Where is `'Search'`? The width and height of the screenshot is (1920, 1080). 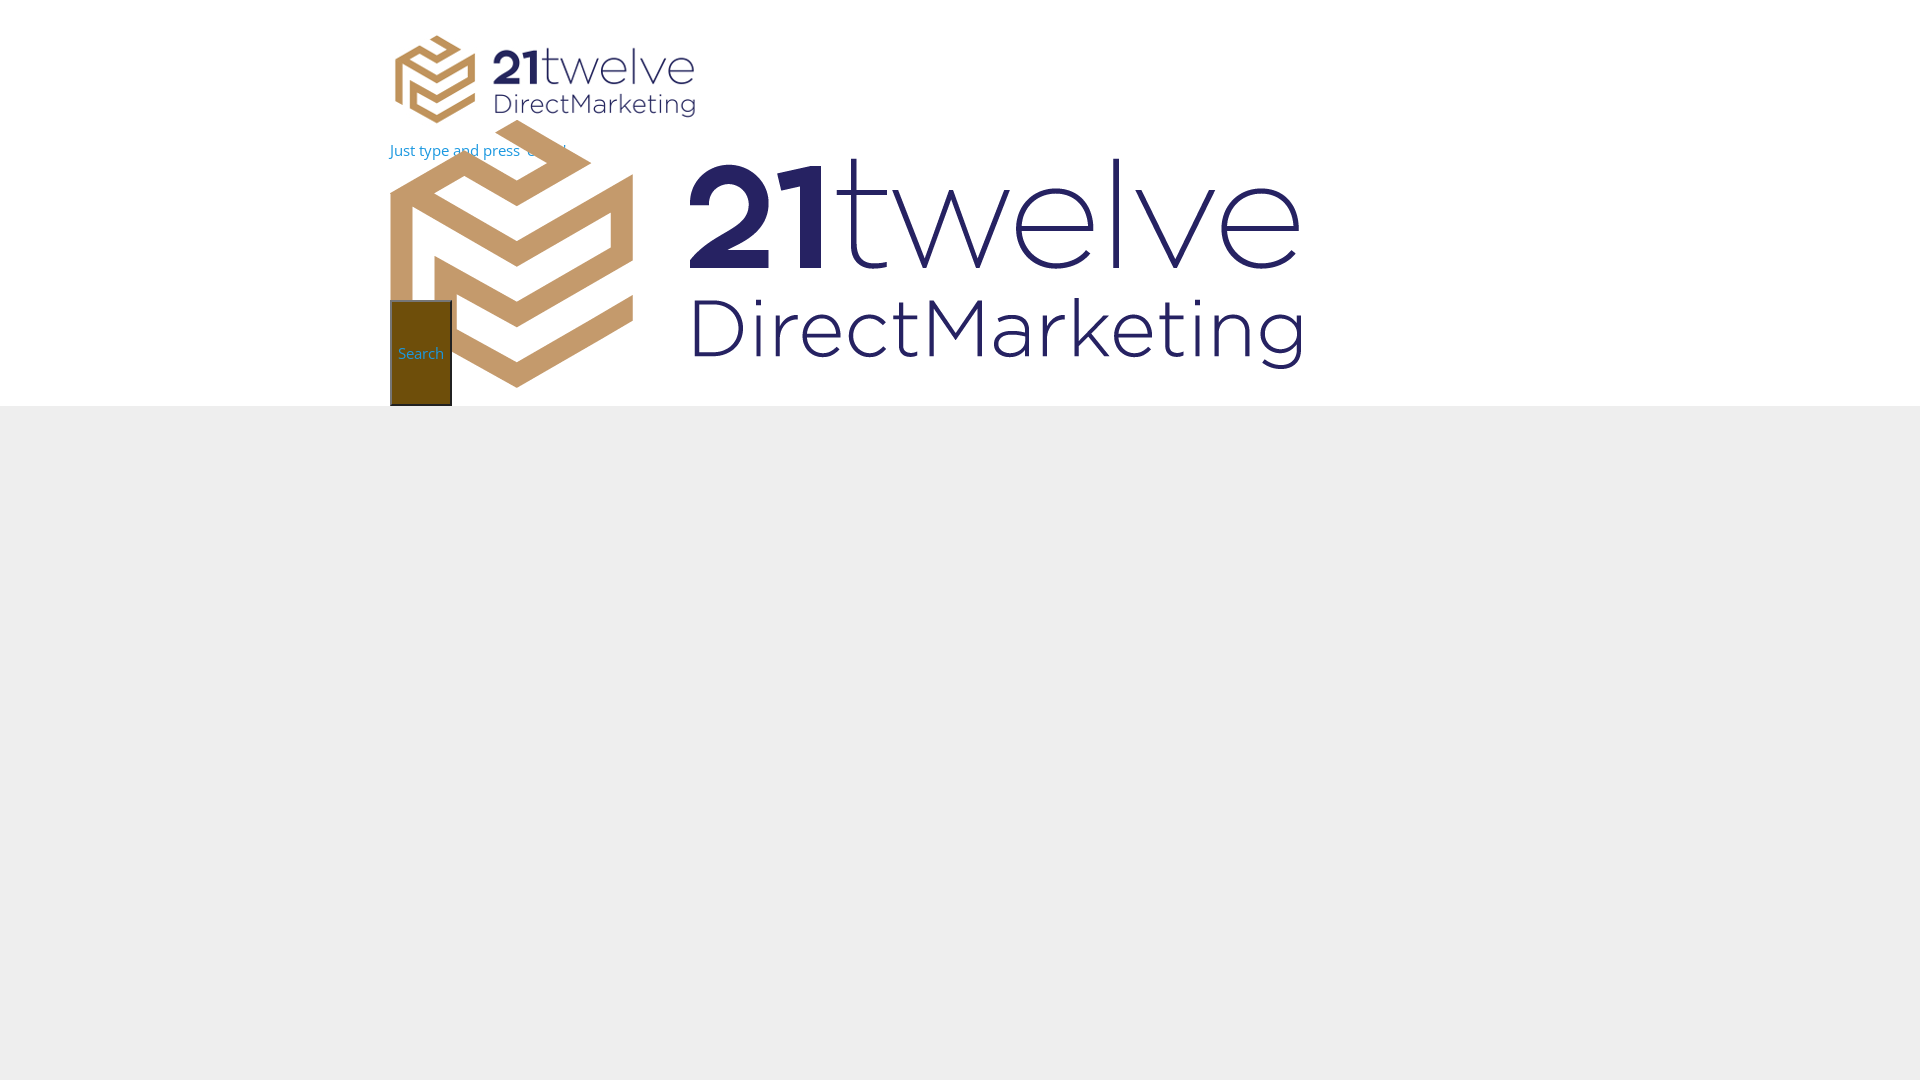 'Search' is located at coordinates (420, 352).